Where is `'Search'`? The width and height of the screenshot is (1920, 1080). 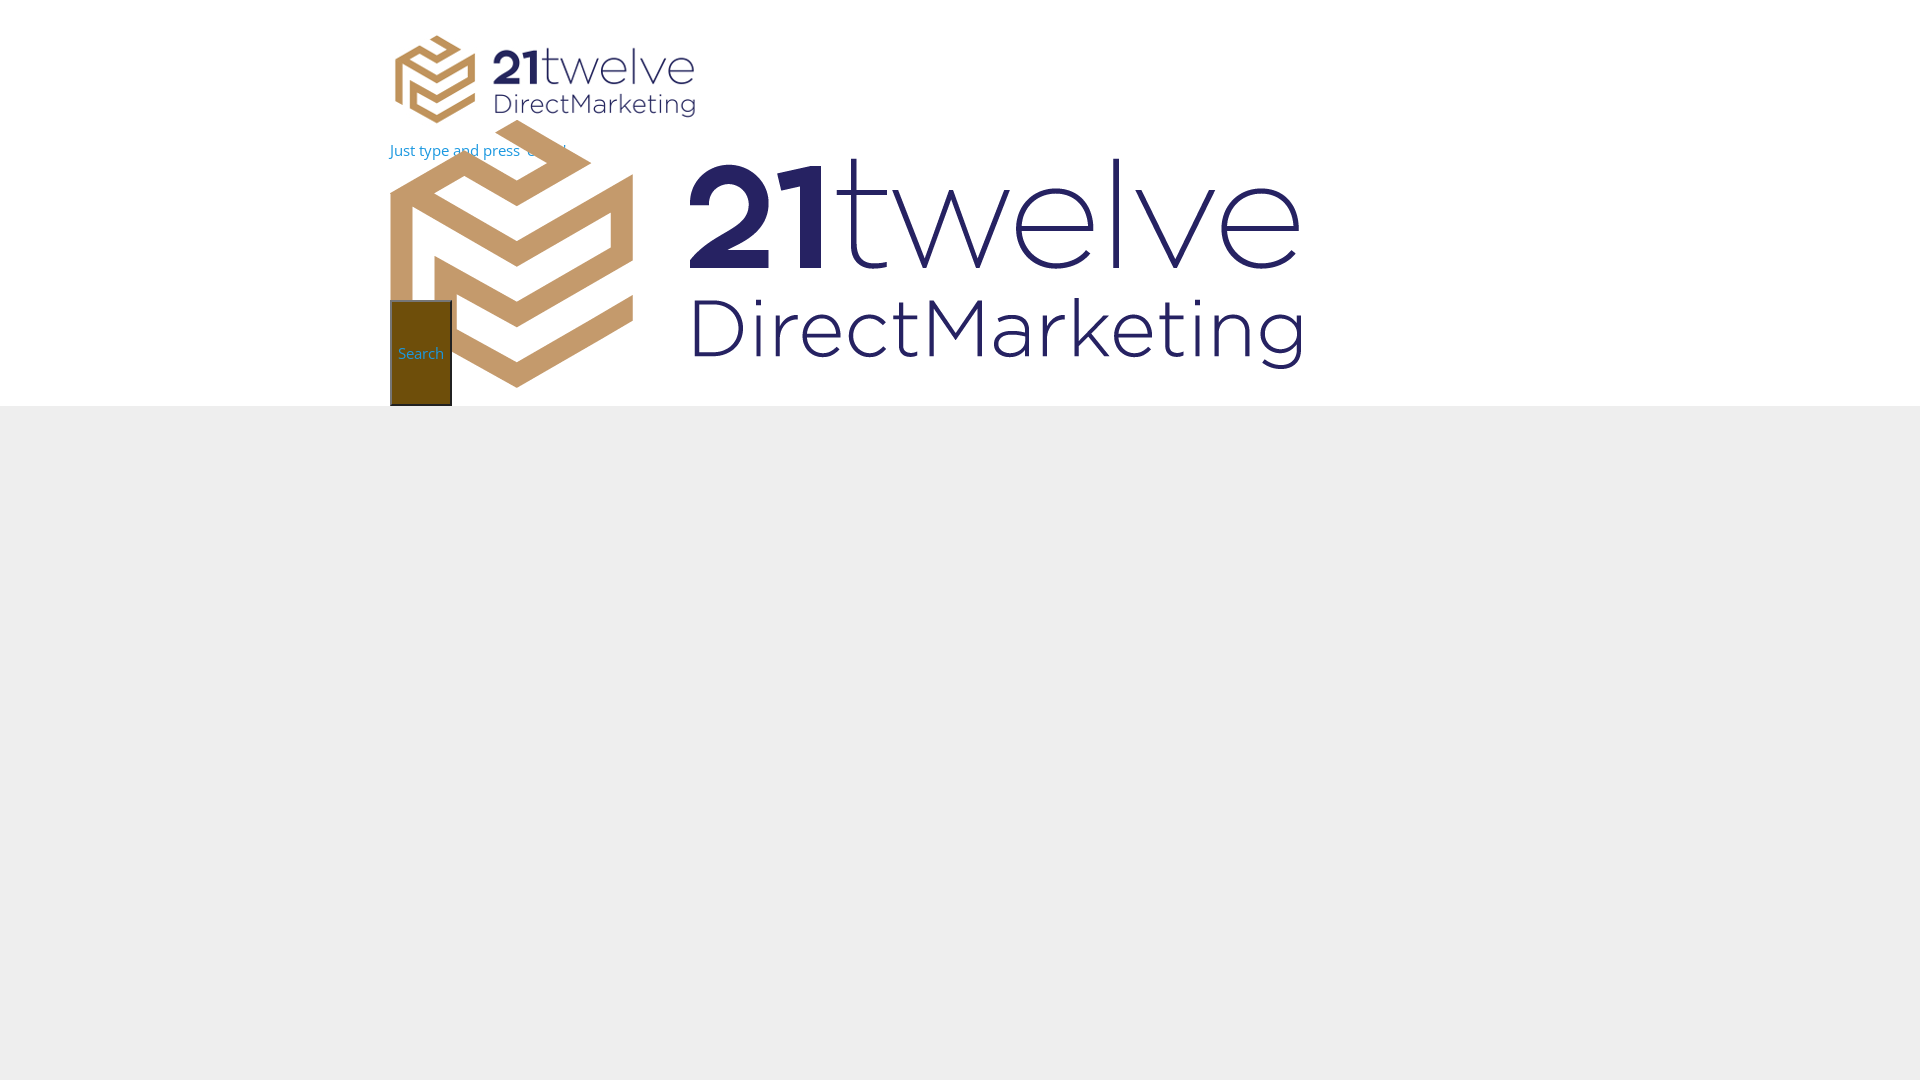 'Search' is located at coordinates (420, 352).